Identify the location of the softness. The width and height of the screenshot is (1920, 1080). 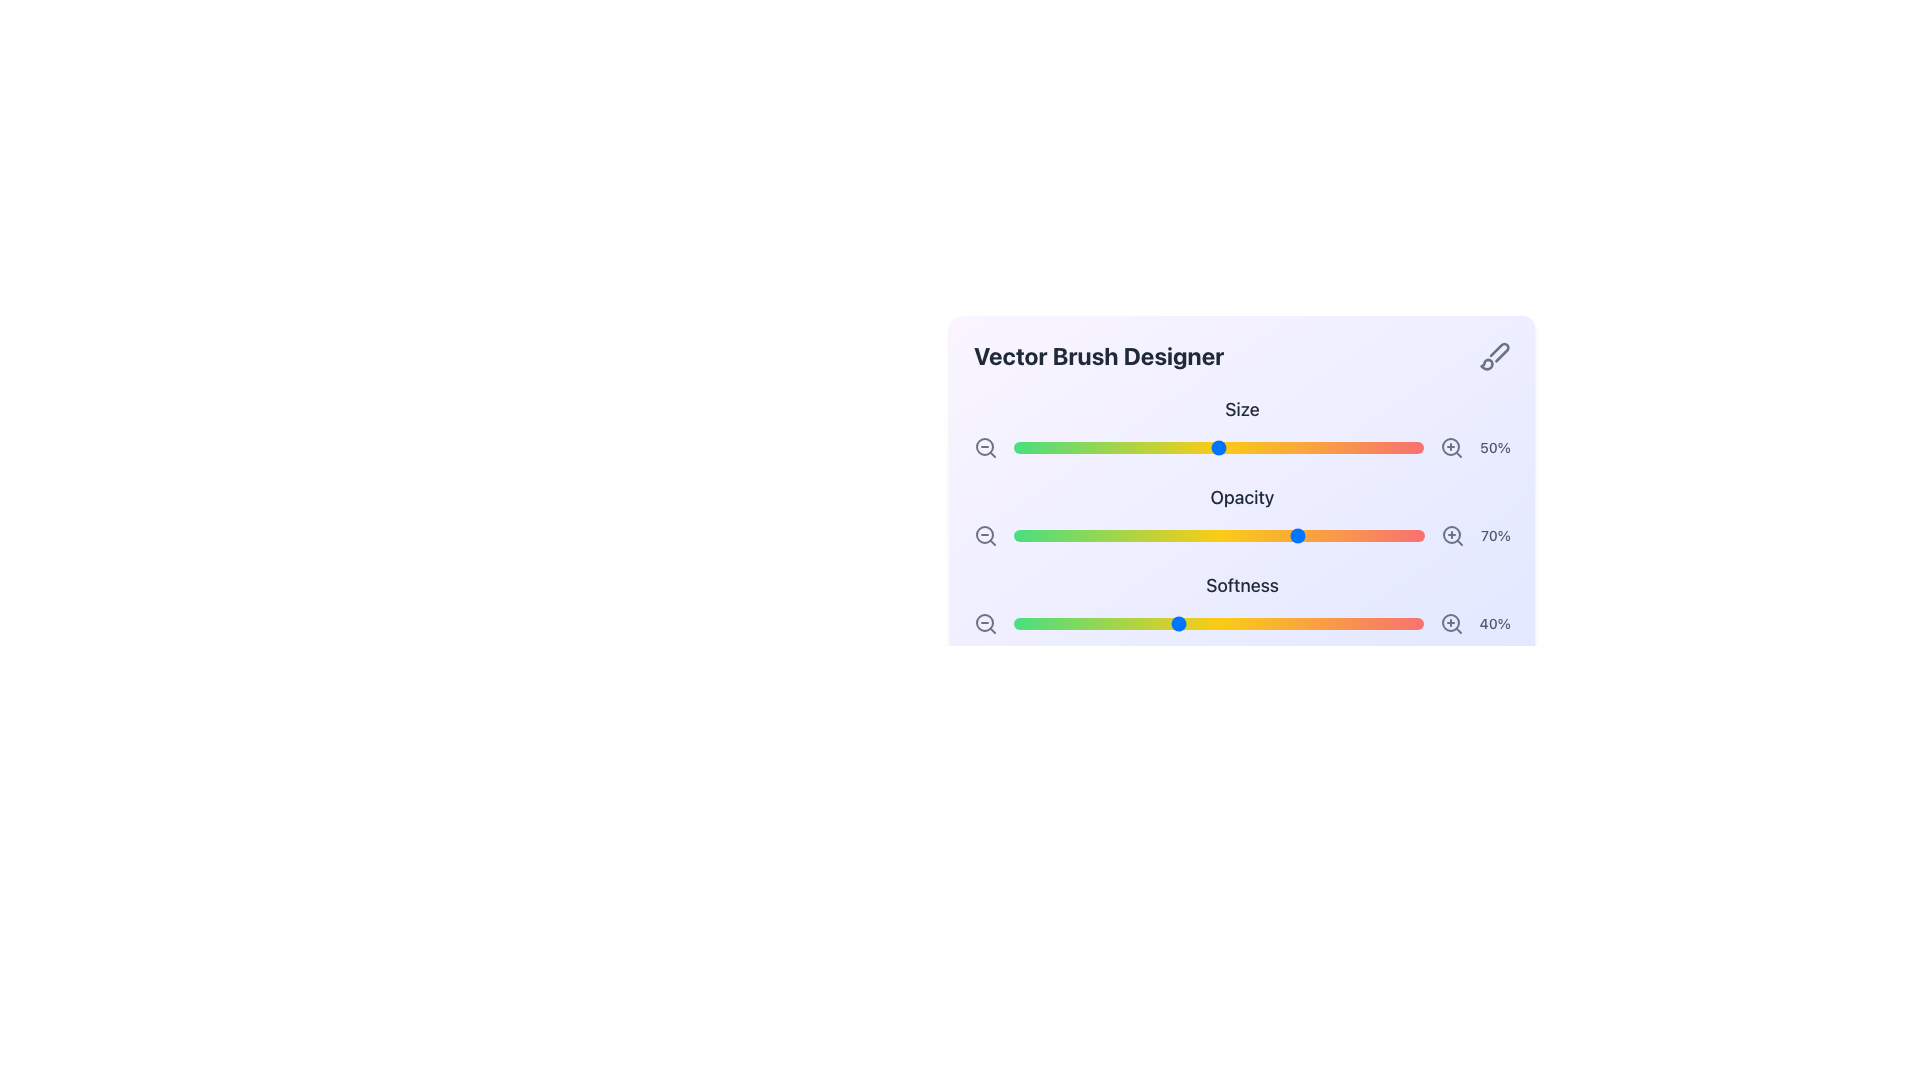
(1213, 623).